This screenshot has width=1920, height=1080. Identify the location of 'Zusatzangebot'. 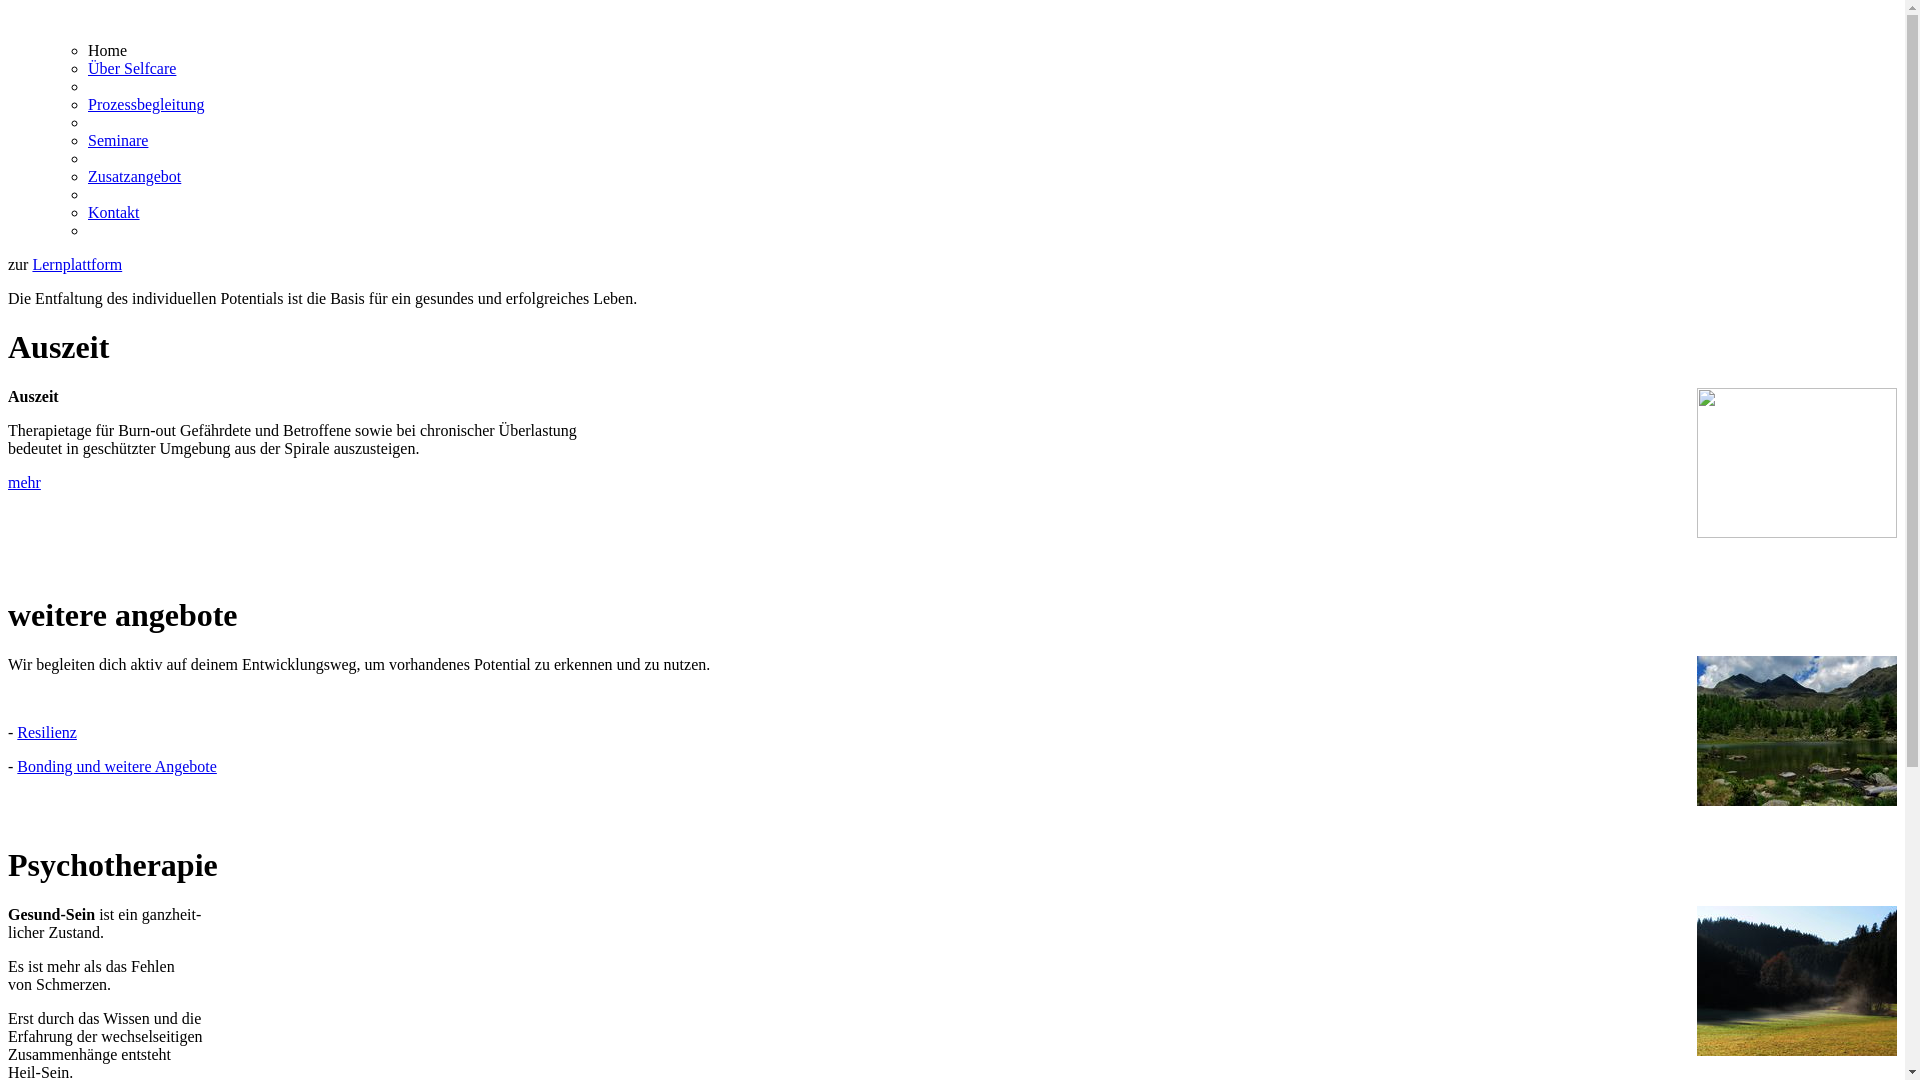
(133, 175).